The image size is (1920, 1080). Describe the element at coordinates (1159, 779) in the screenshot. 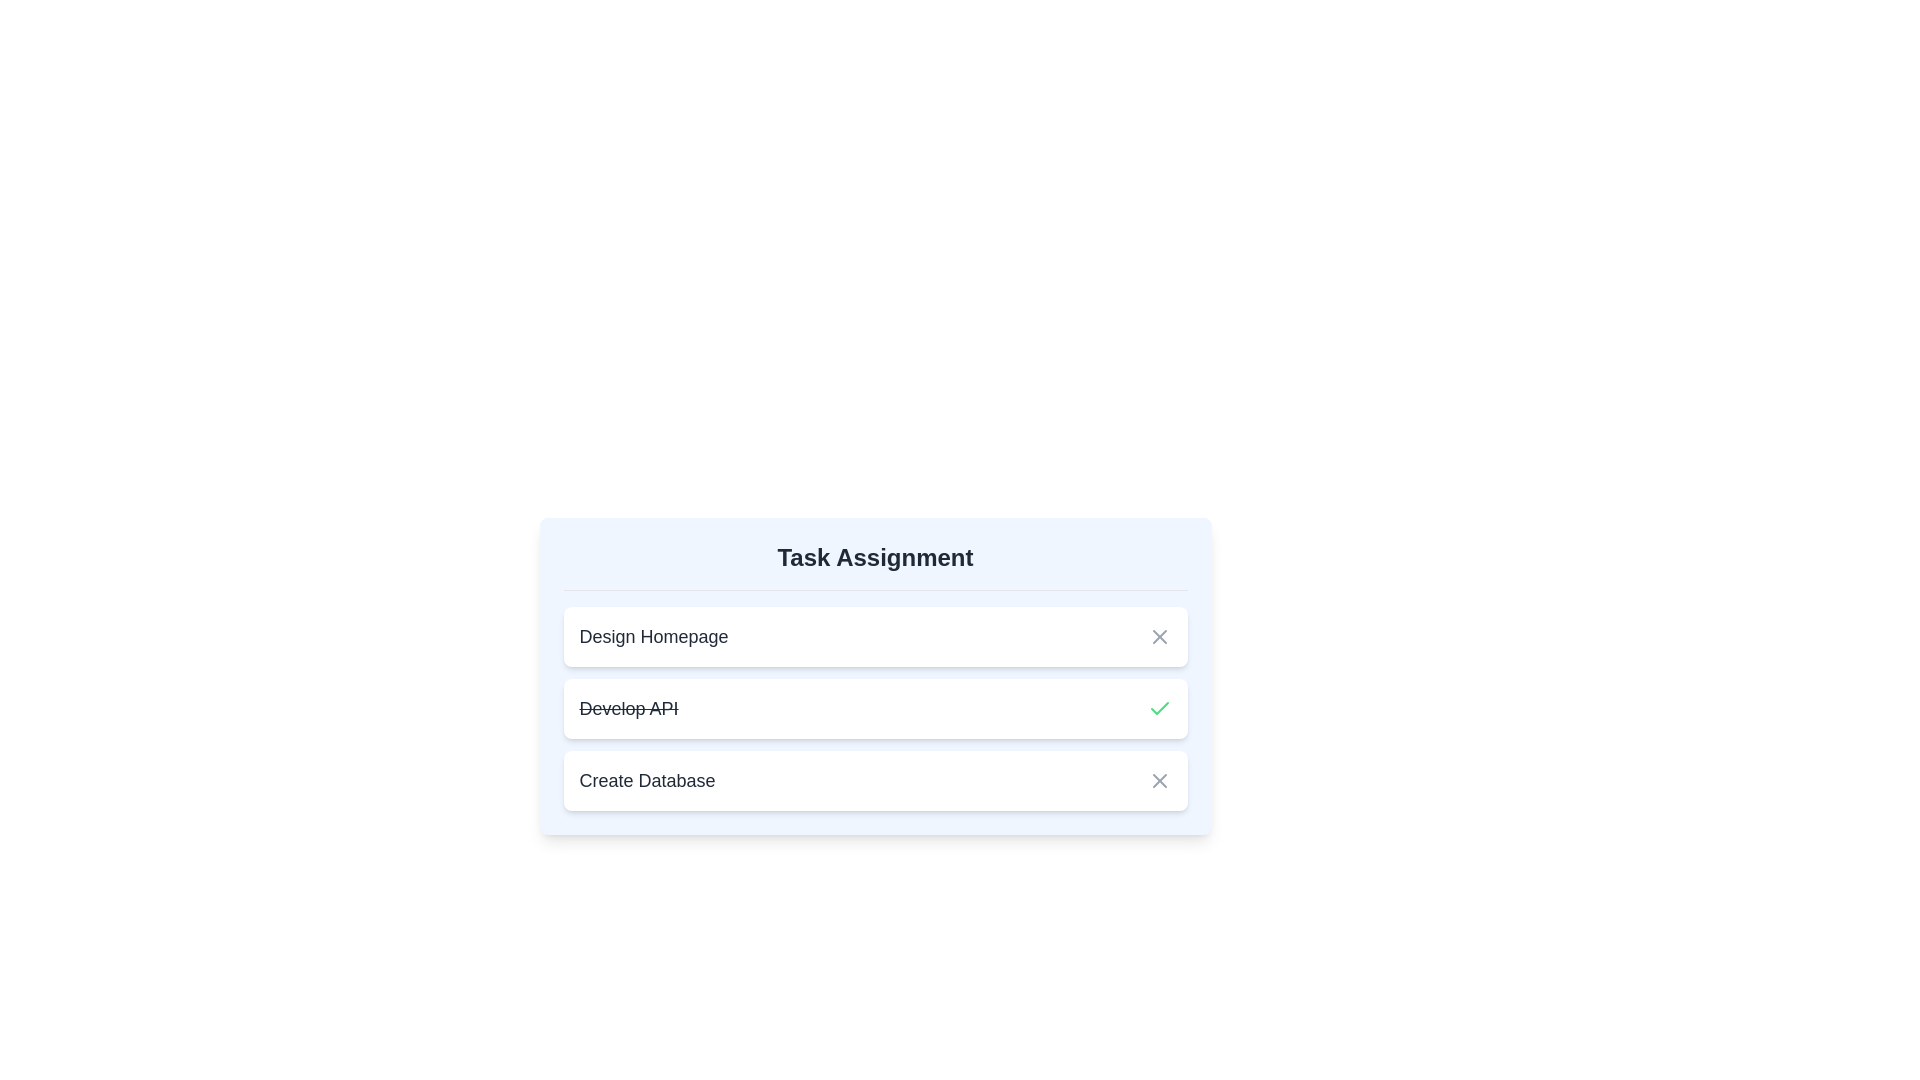

I see `the close or delete button (Icon Button) positioned to the right of the 'Create Database' text` at that location.